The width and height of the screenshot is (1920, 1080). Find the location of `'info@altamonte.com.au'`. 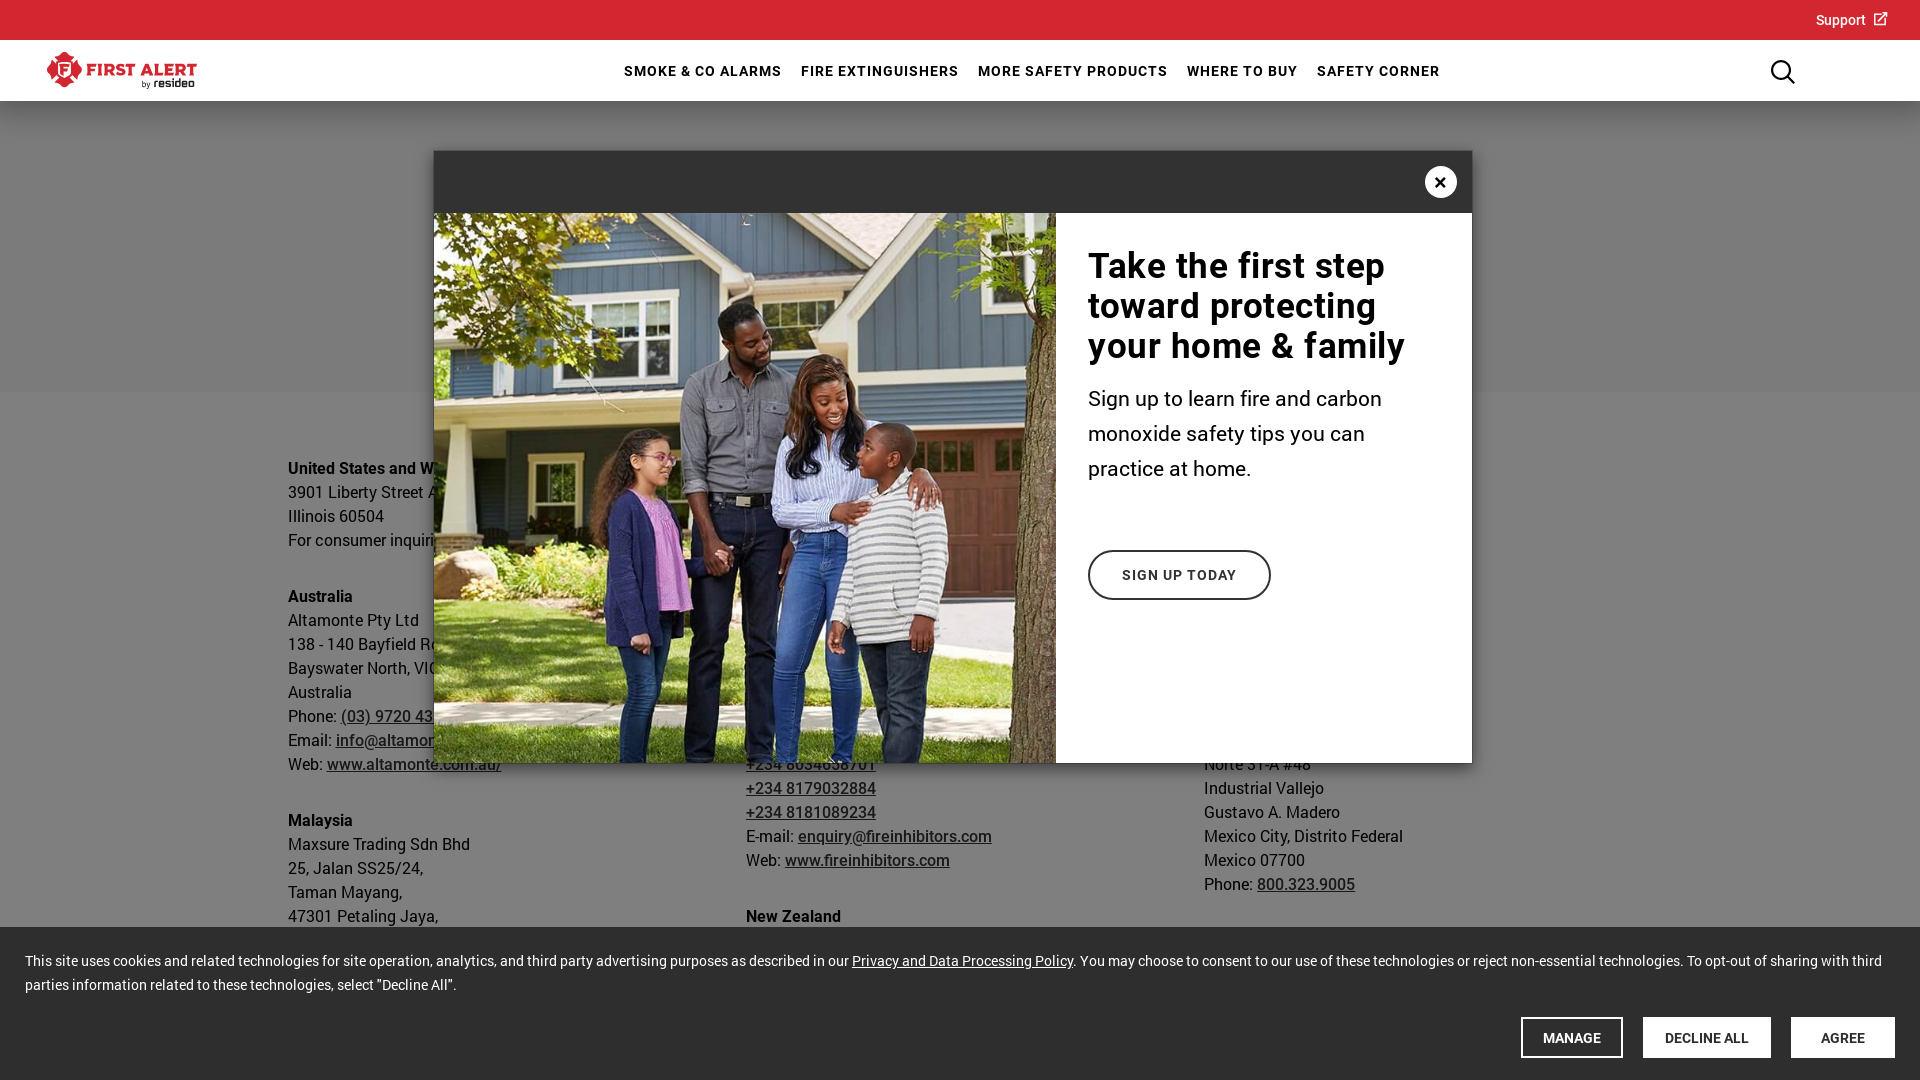

'info@altamonte.com.au' is located at coordinates (336, 739).